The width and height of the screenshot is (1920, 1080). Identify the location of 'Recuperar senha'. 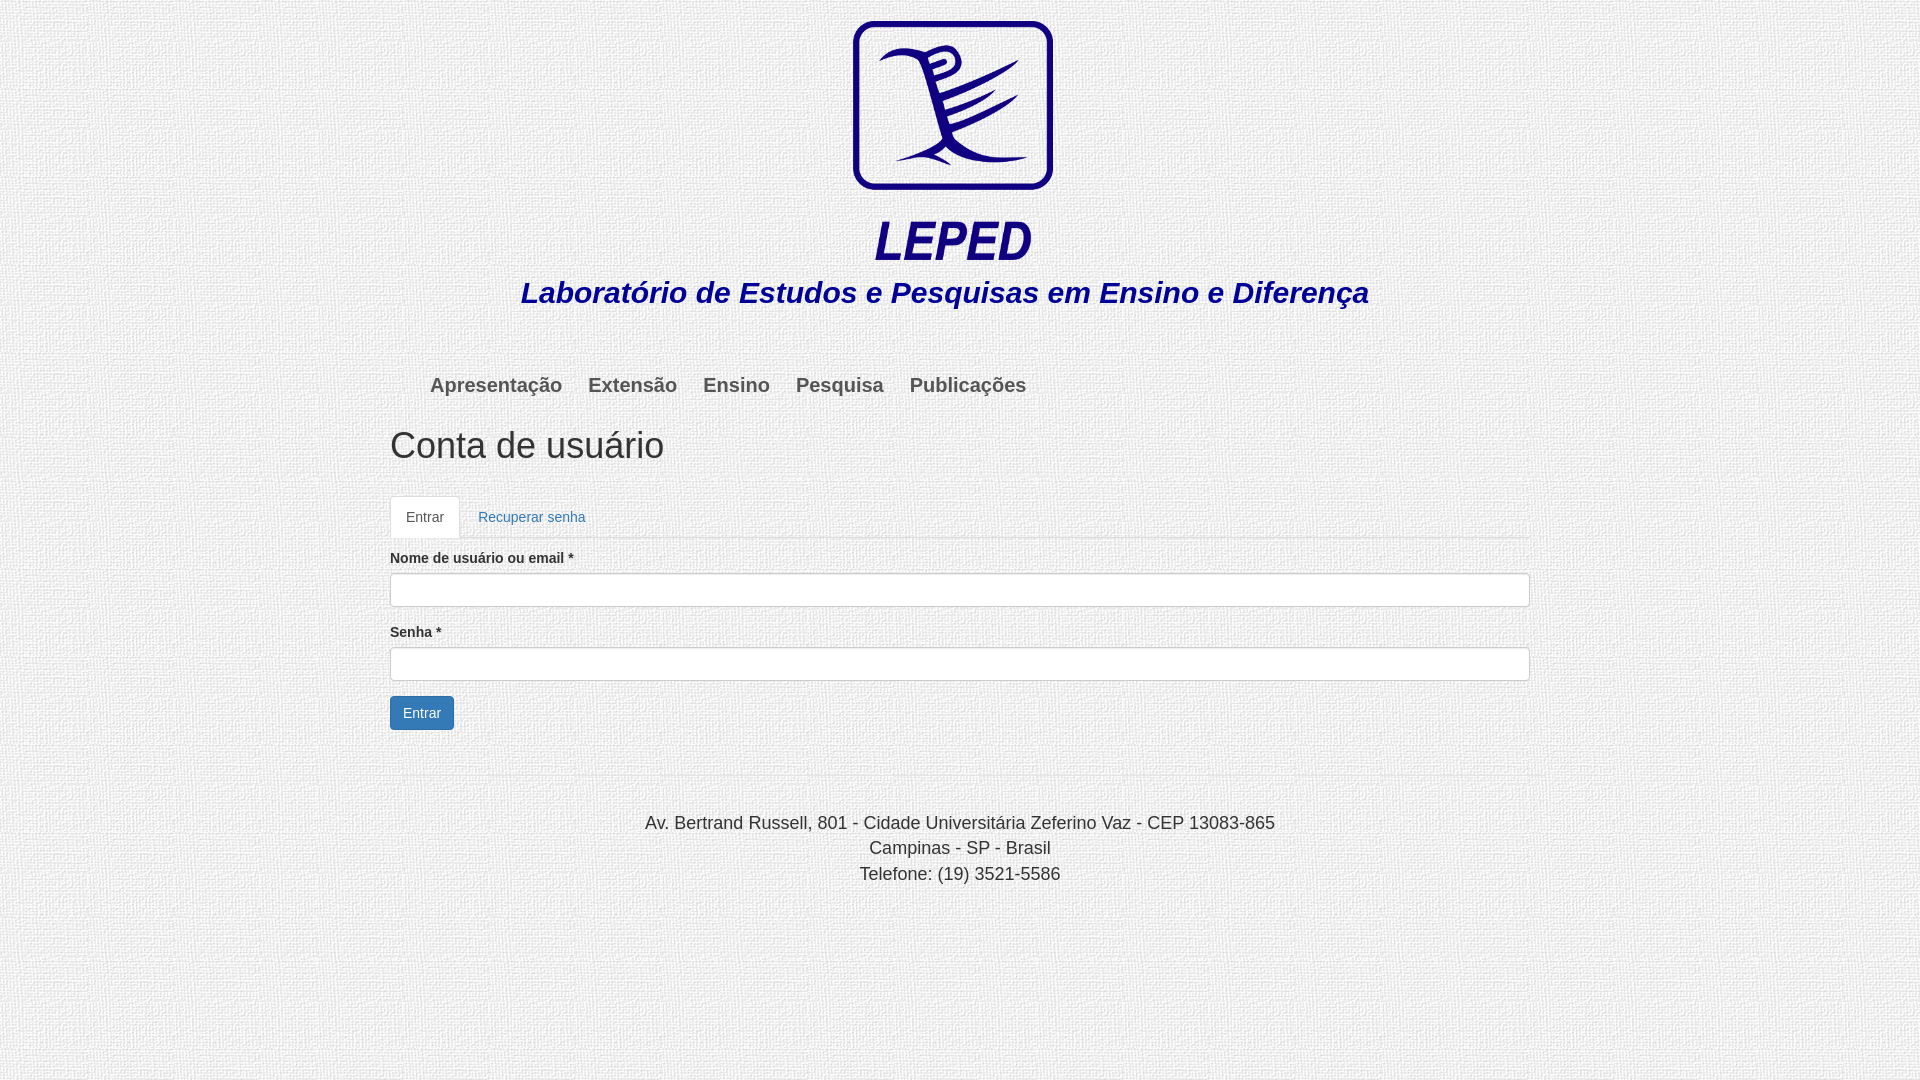
(531, 515).